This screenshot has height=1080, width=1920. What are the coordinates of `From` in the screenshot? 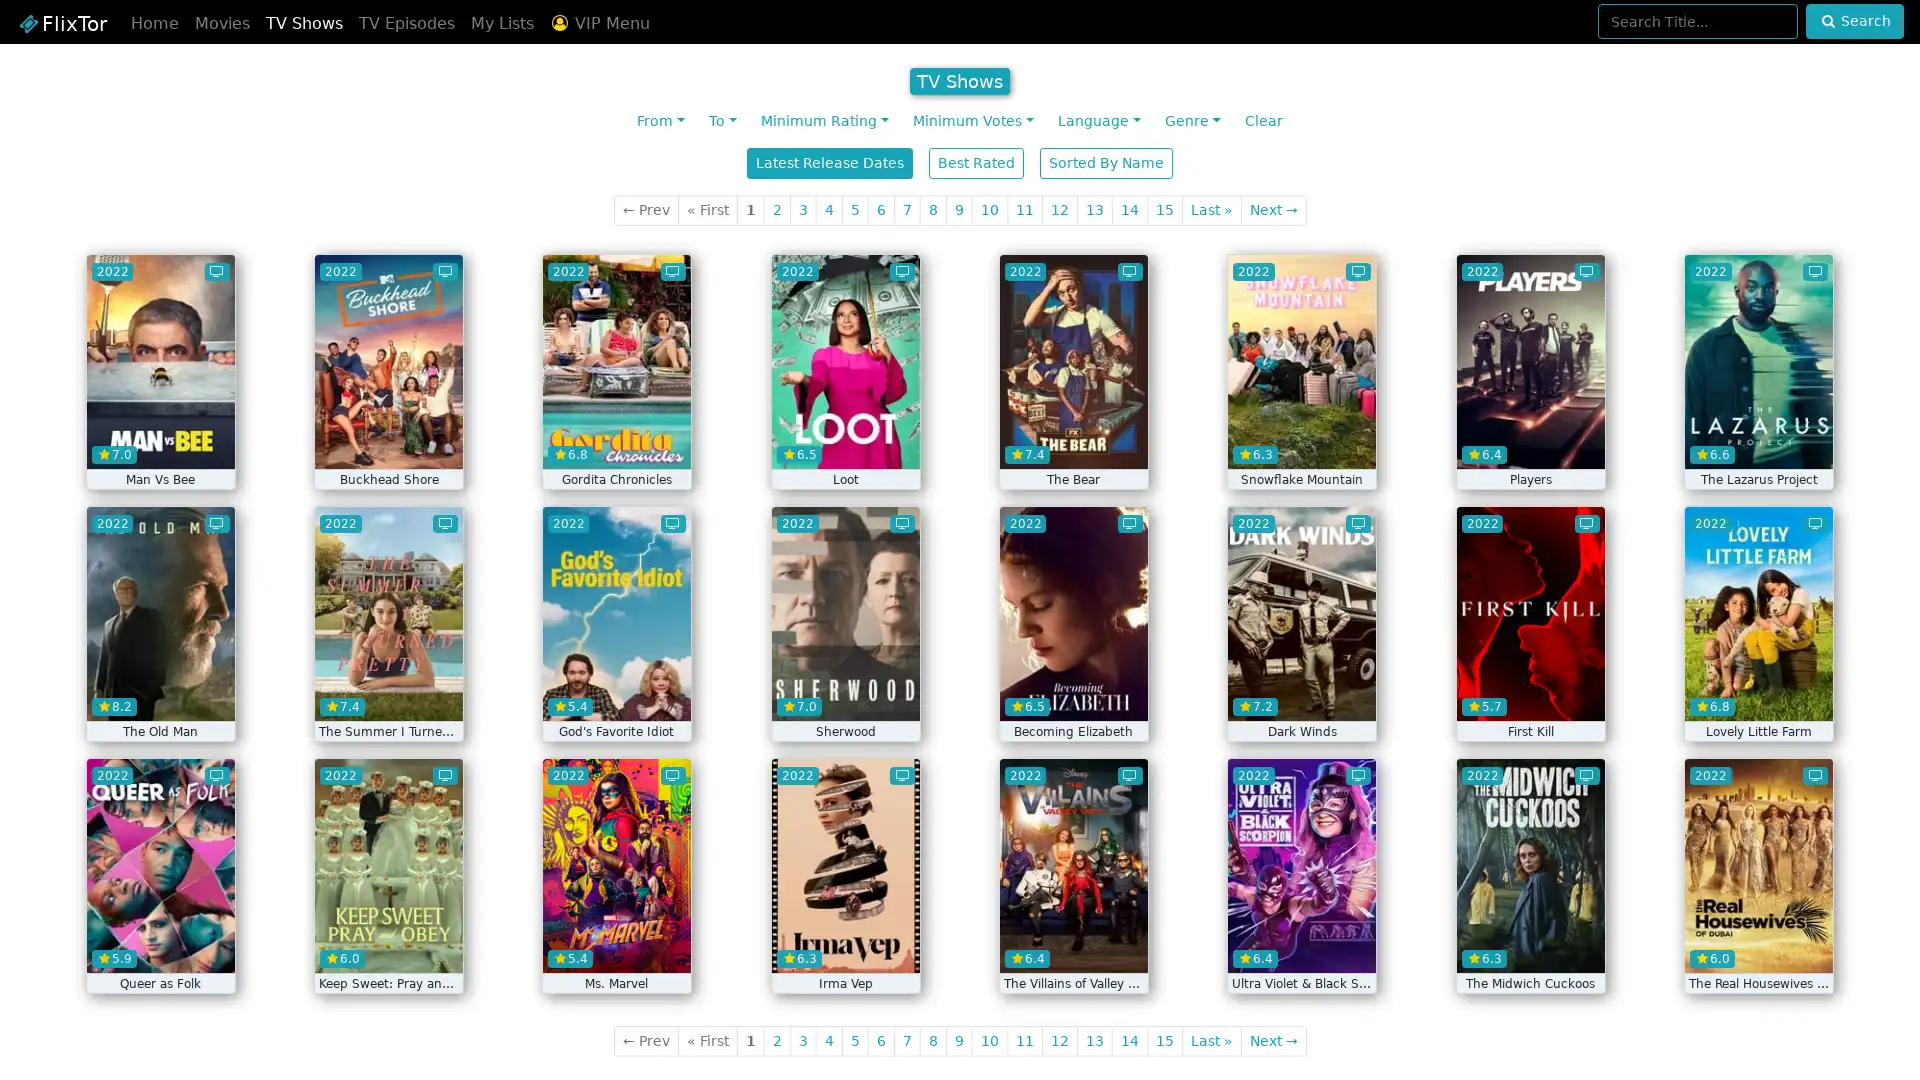 It's located at (661, 121).